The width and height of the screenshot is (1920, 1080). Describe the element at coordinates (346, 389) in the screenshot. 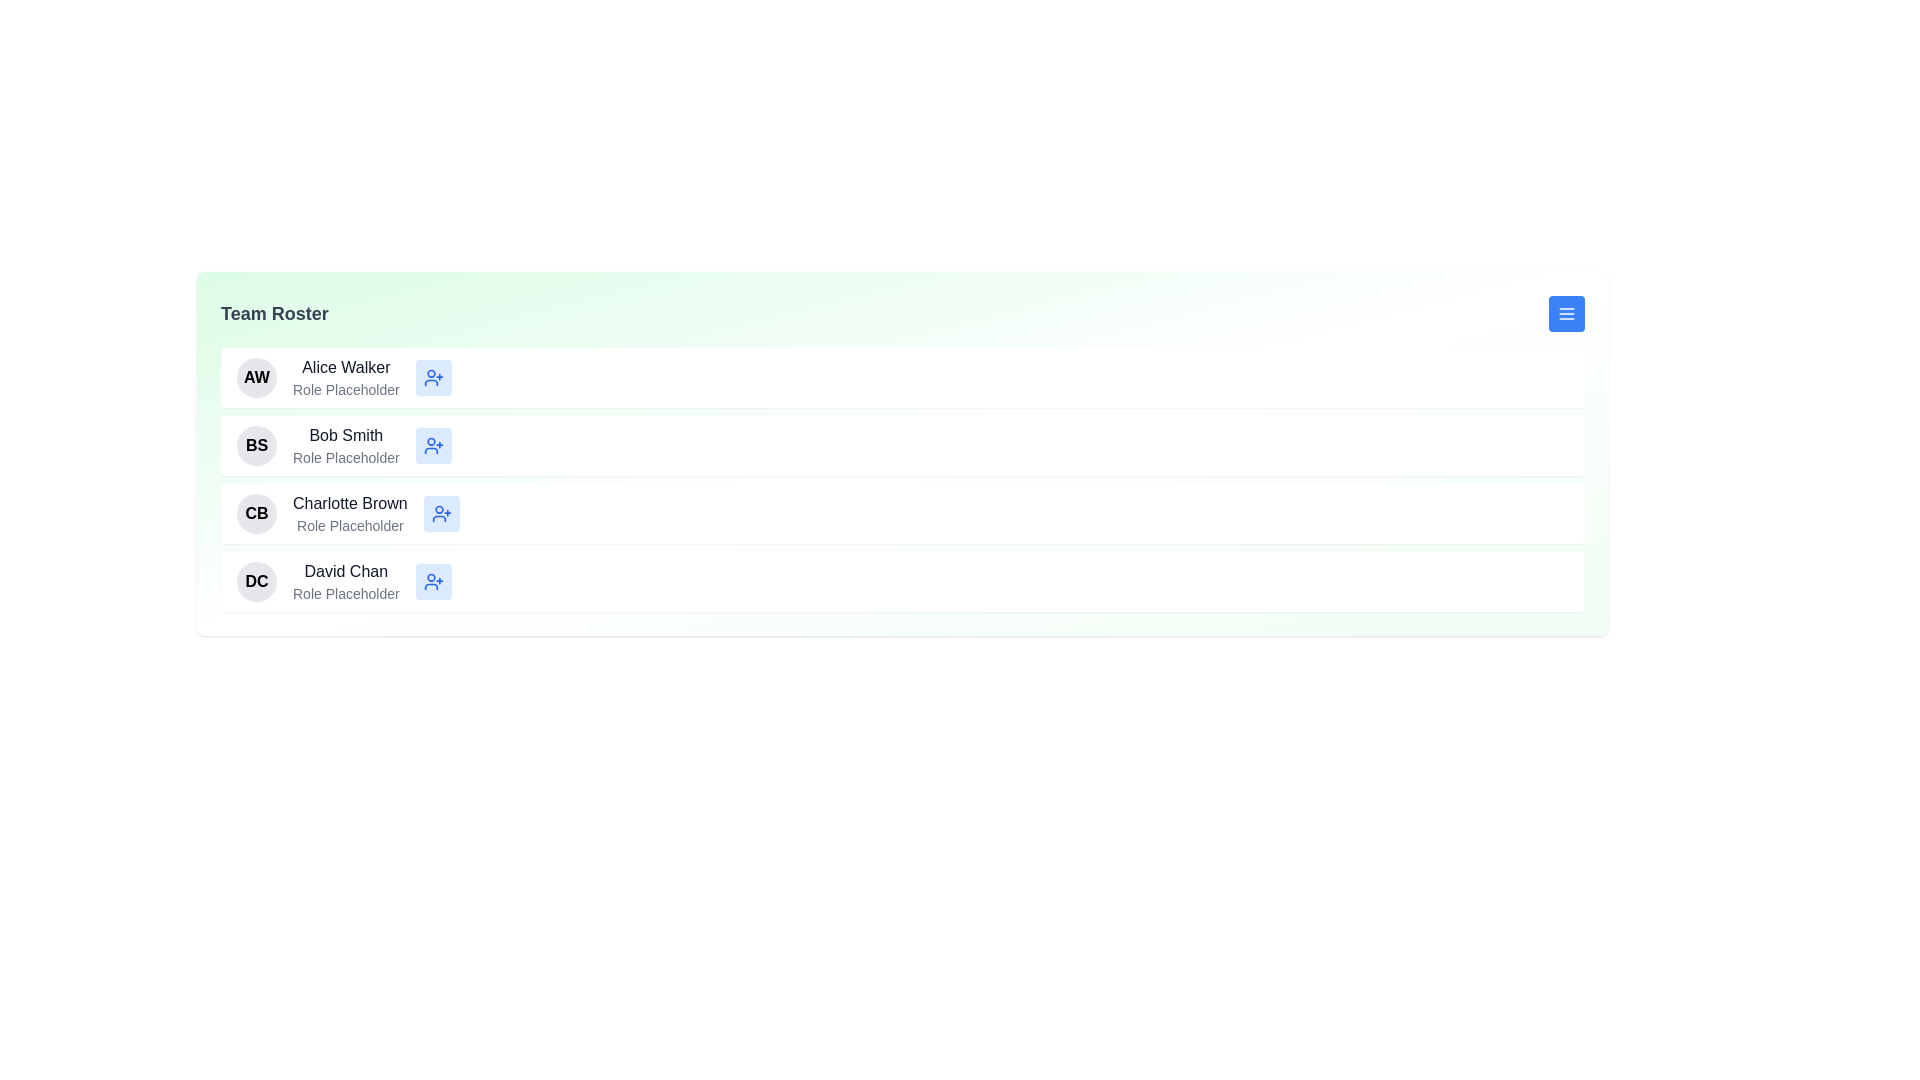

I see `the static text label displaying supplementary information for 'Alice Walker', located directly below her name in the 'Team Roster' list` at that location.